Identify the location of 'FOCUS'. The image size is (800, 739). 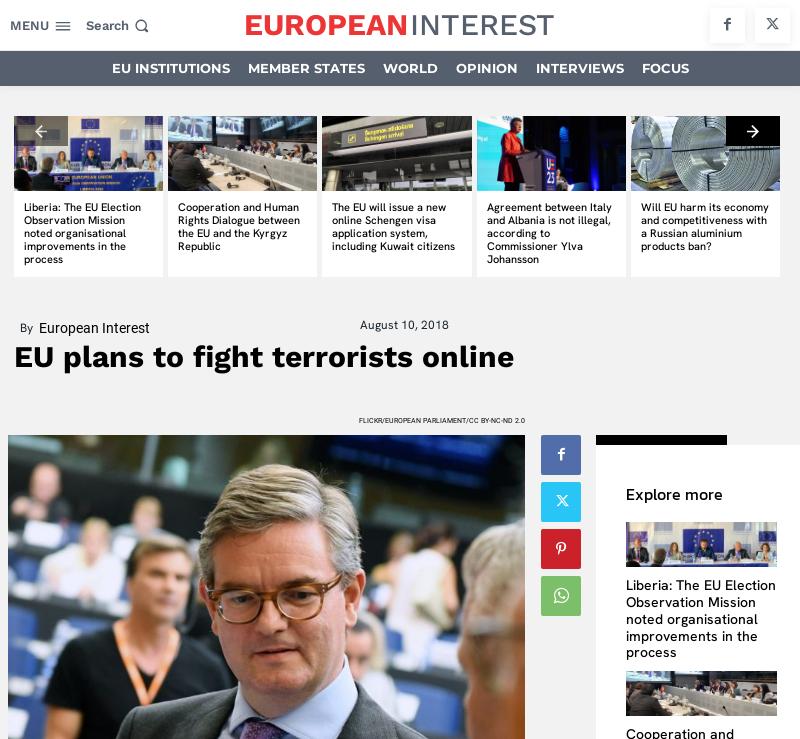
(663, 67).